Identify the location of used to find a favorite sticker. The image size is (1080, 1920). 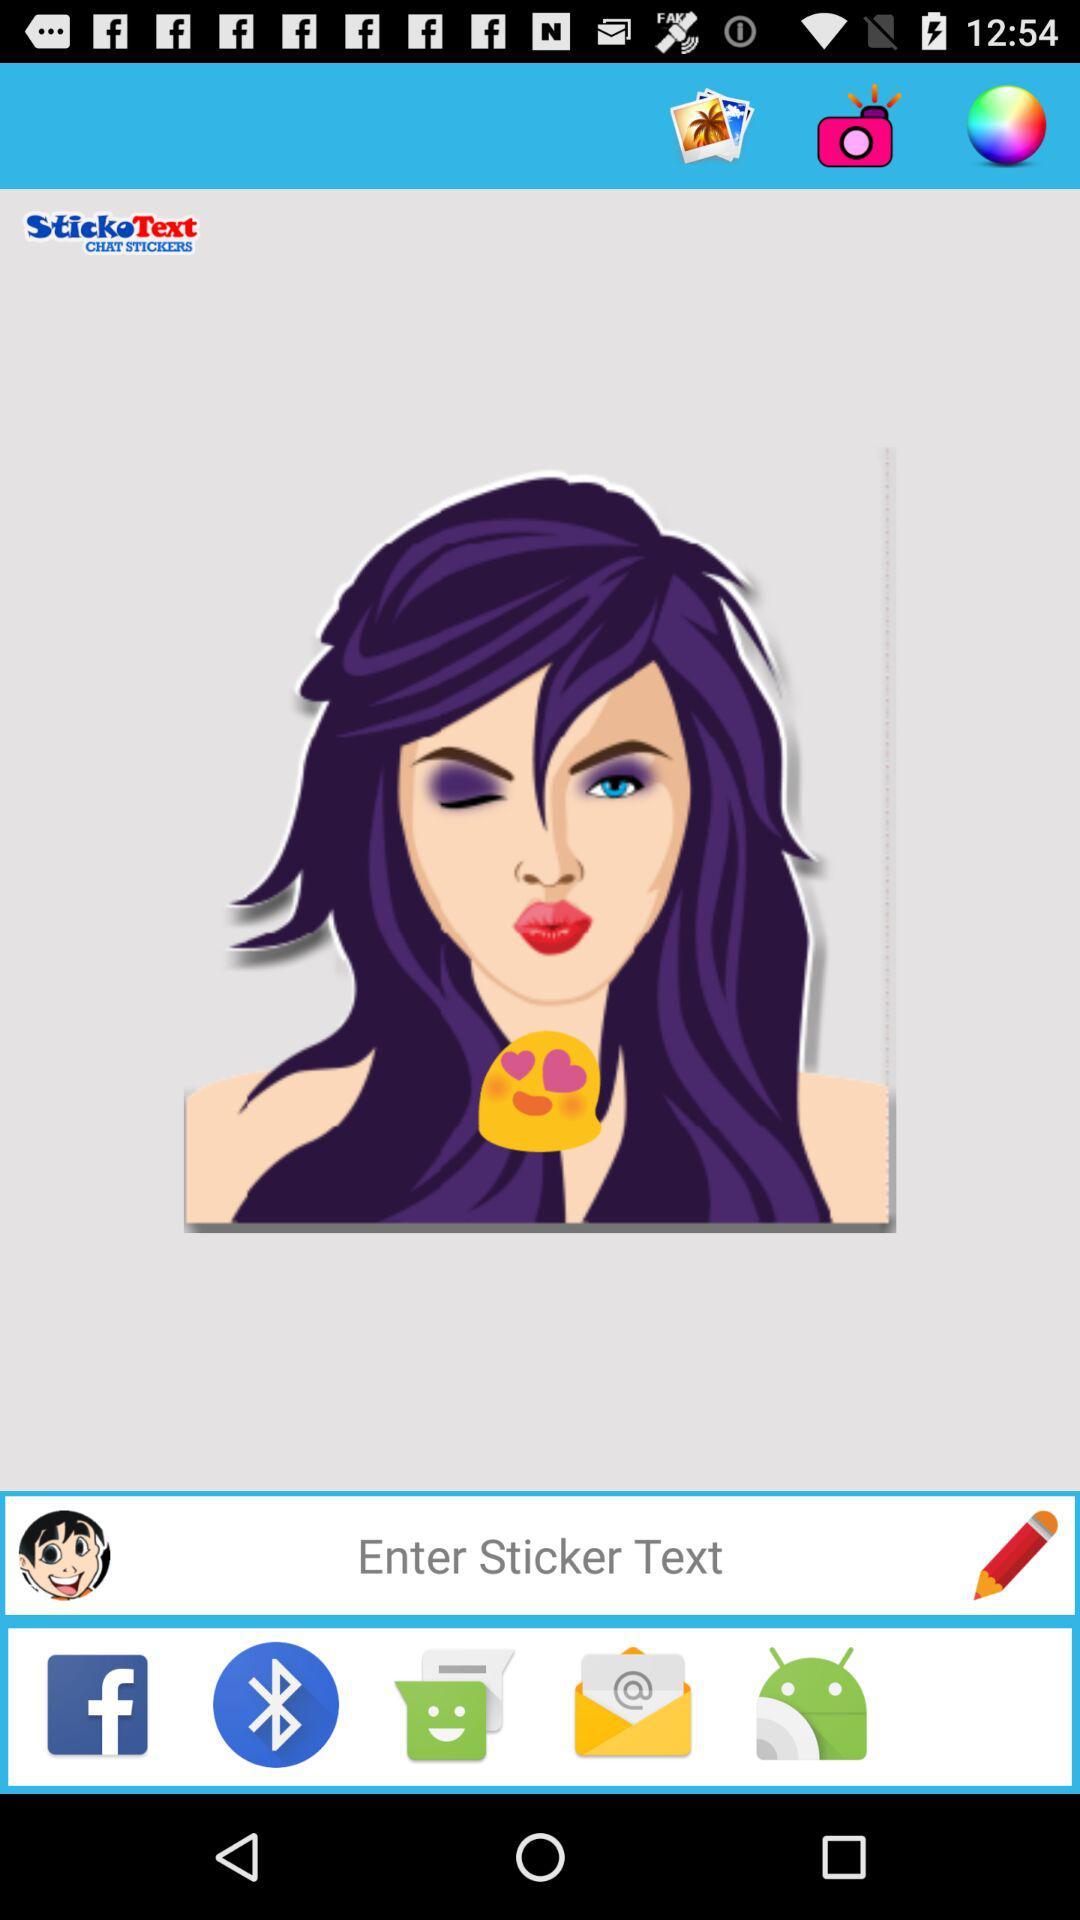
(540, 1554).